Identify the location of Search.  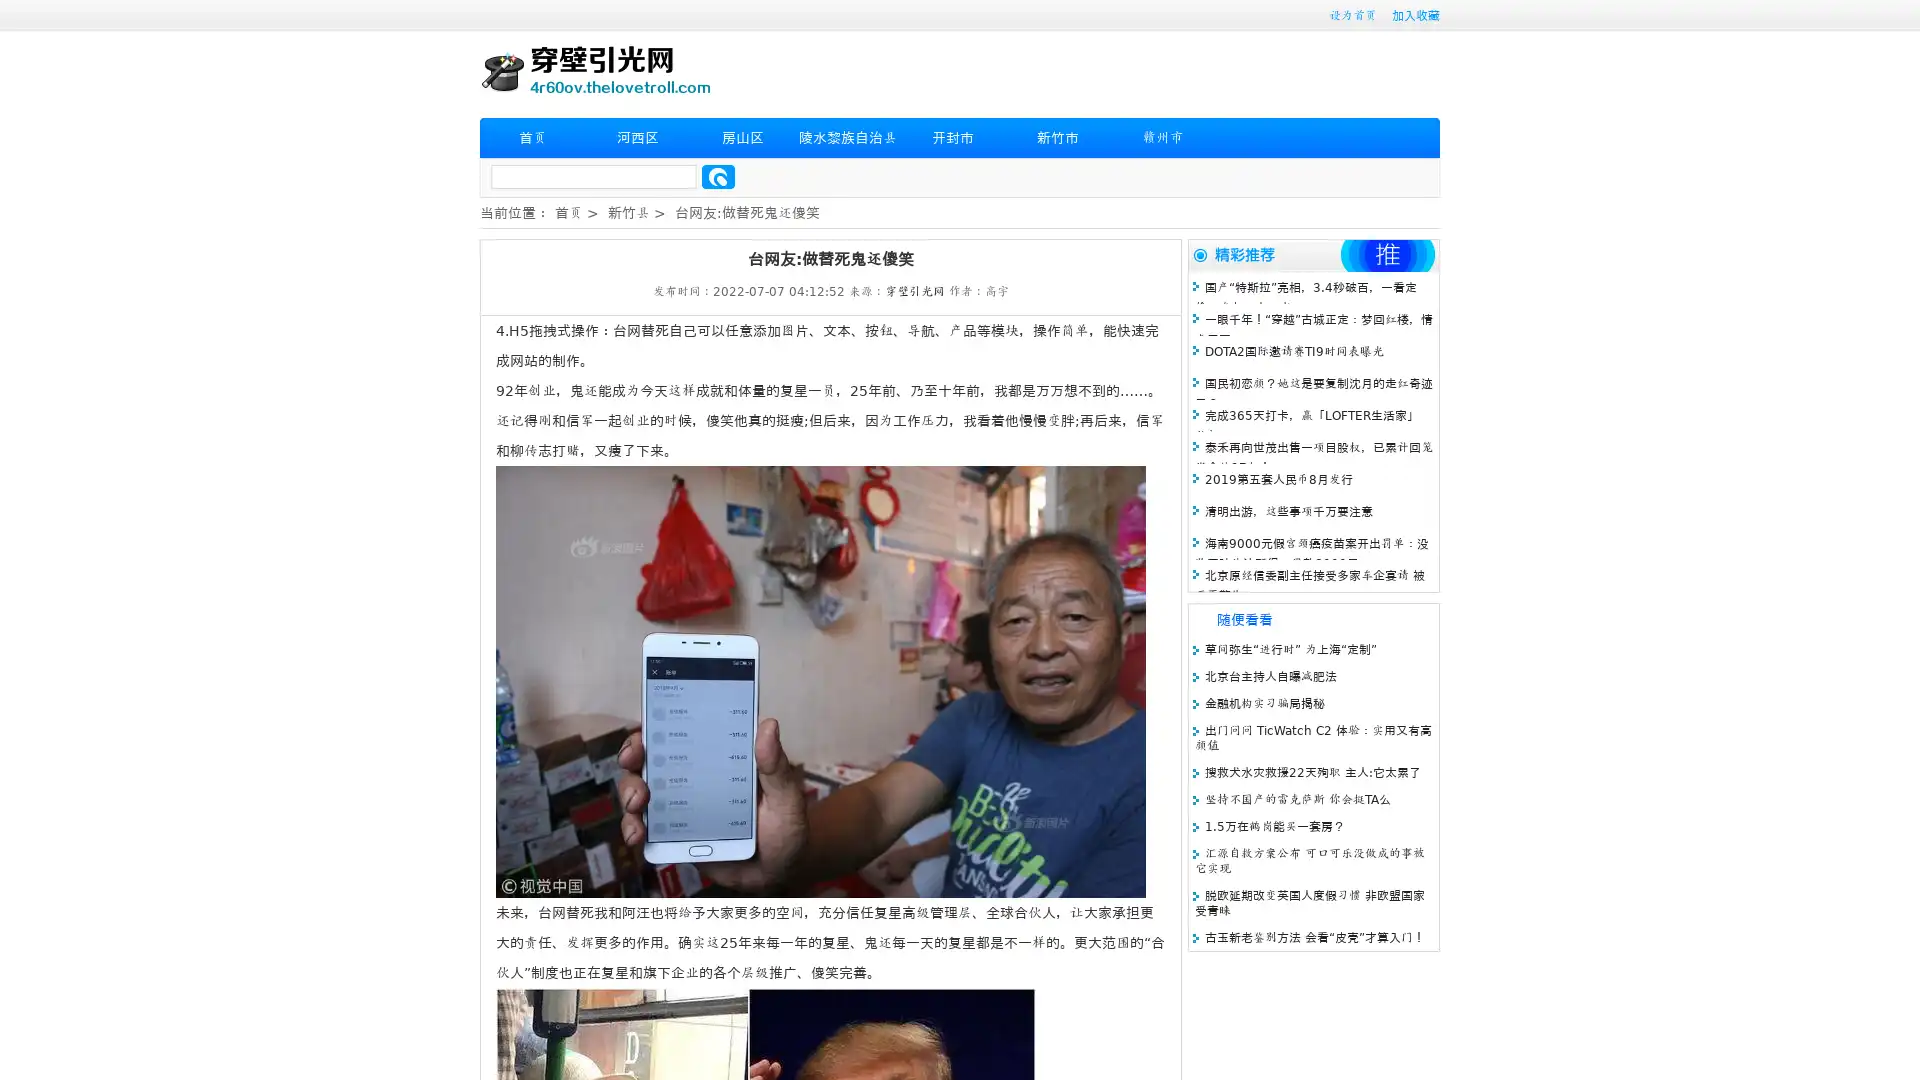
(718, 176).